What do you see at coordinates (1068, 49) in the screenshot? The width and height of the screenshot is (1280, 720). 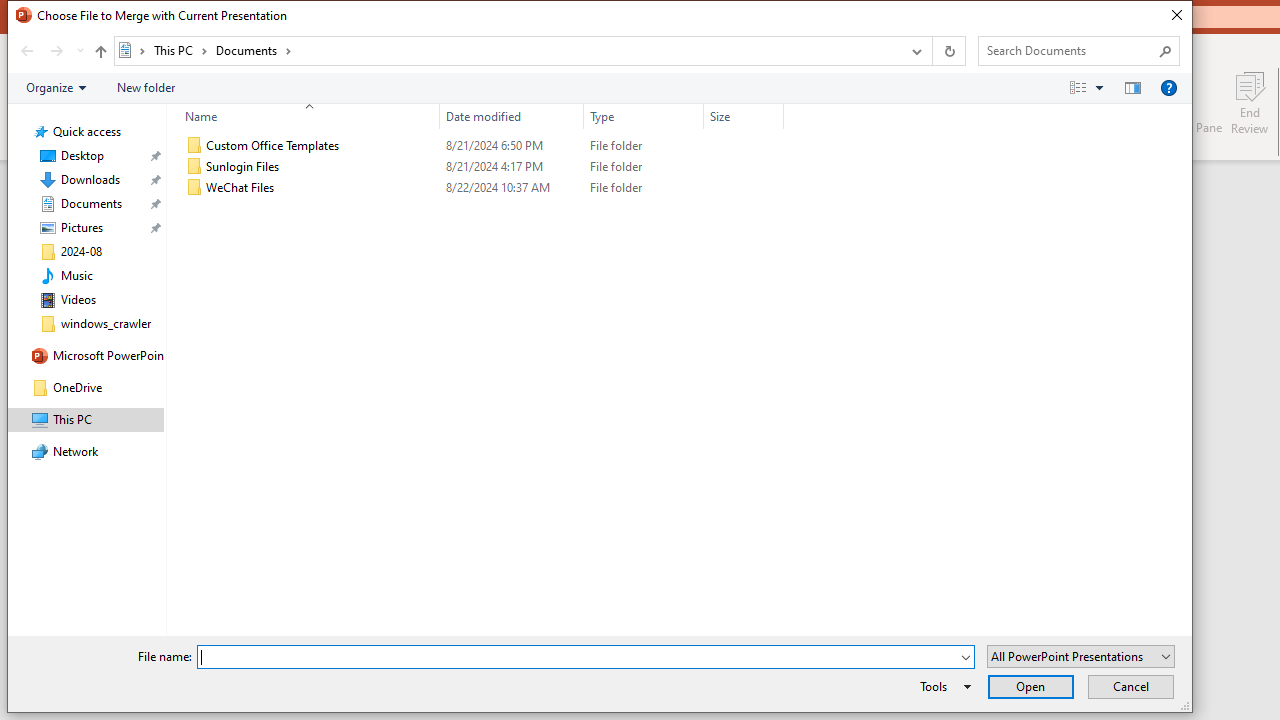 I see `'Search Box'` at bounding box center [1068, 49].